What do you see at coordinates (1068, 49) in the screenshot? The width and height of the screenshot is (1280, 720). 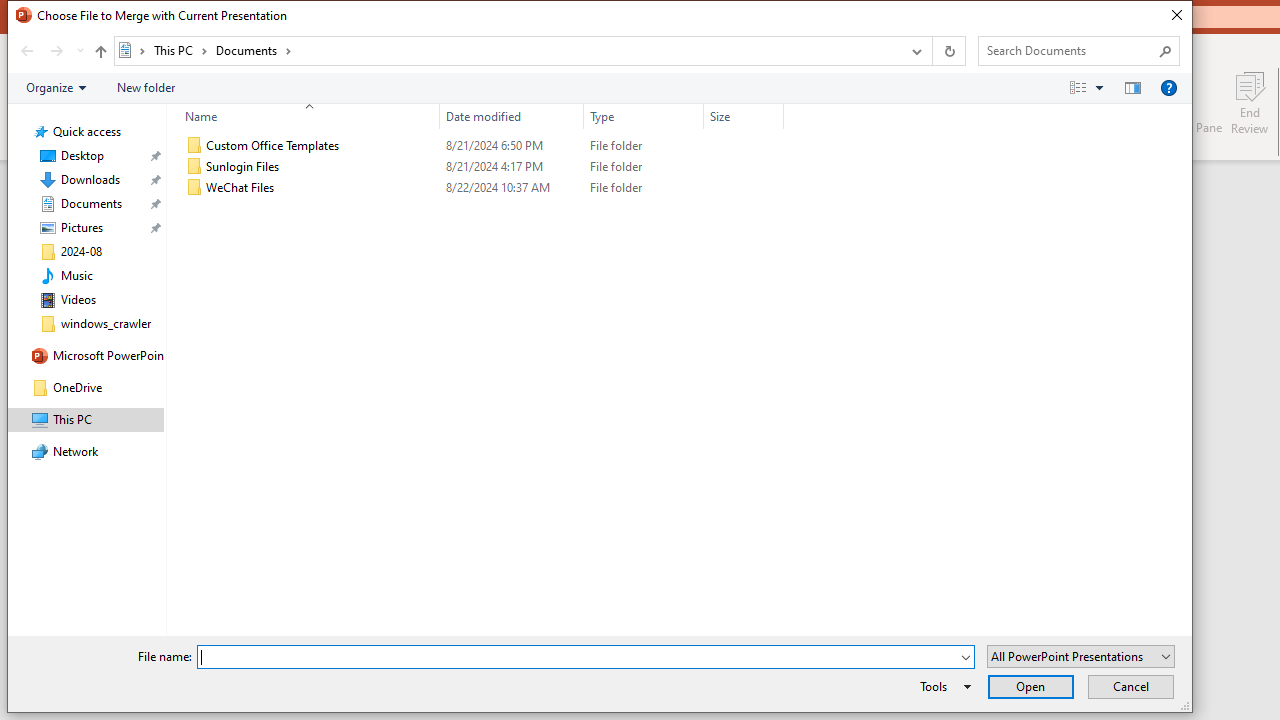 I see `'Search Box'` at bounding box center [1068, 49].